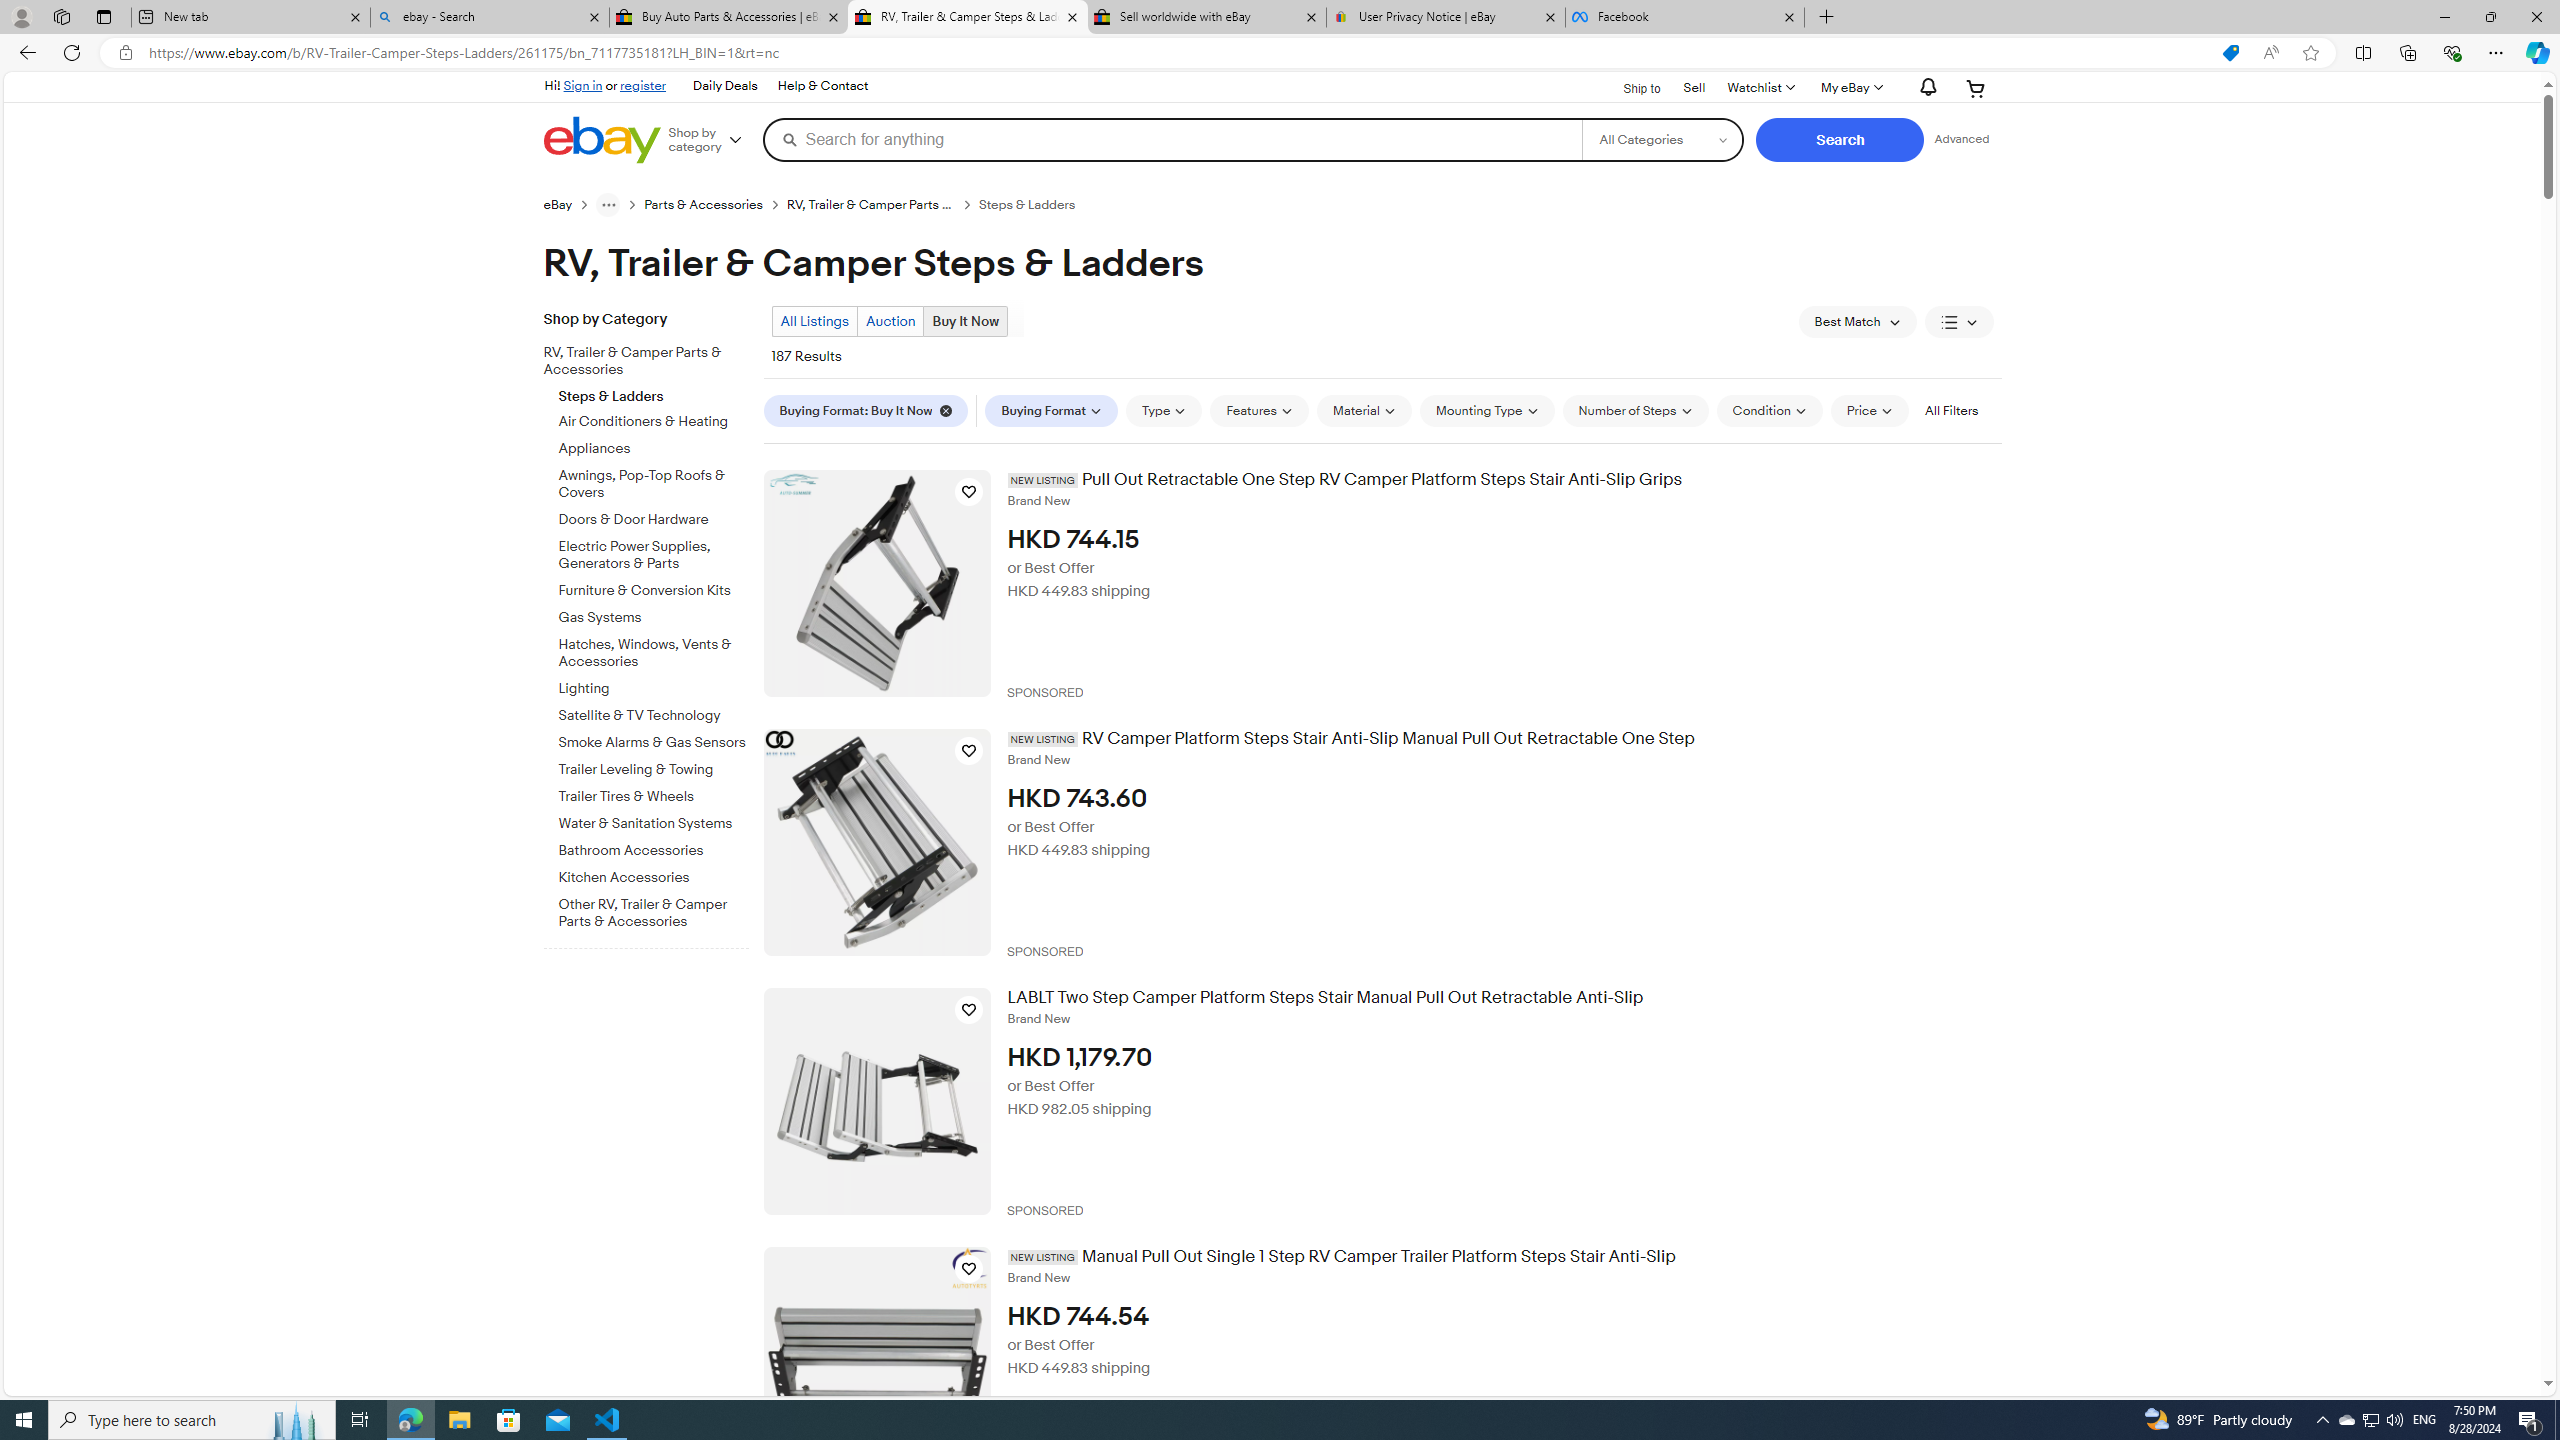  Describe the element at coordinates (1634, 410) in the screenshot. I see `'Number of Steps'` at that location.